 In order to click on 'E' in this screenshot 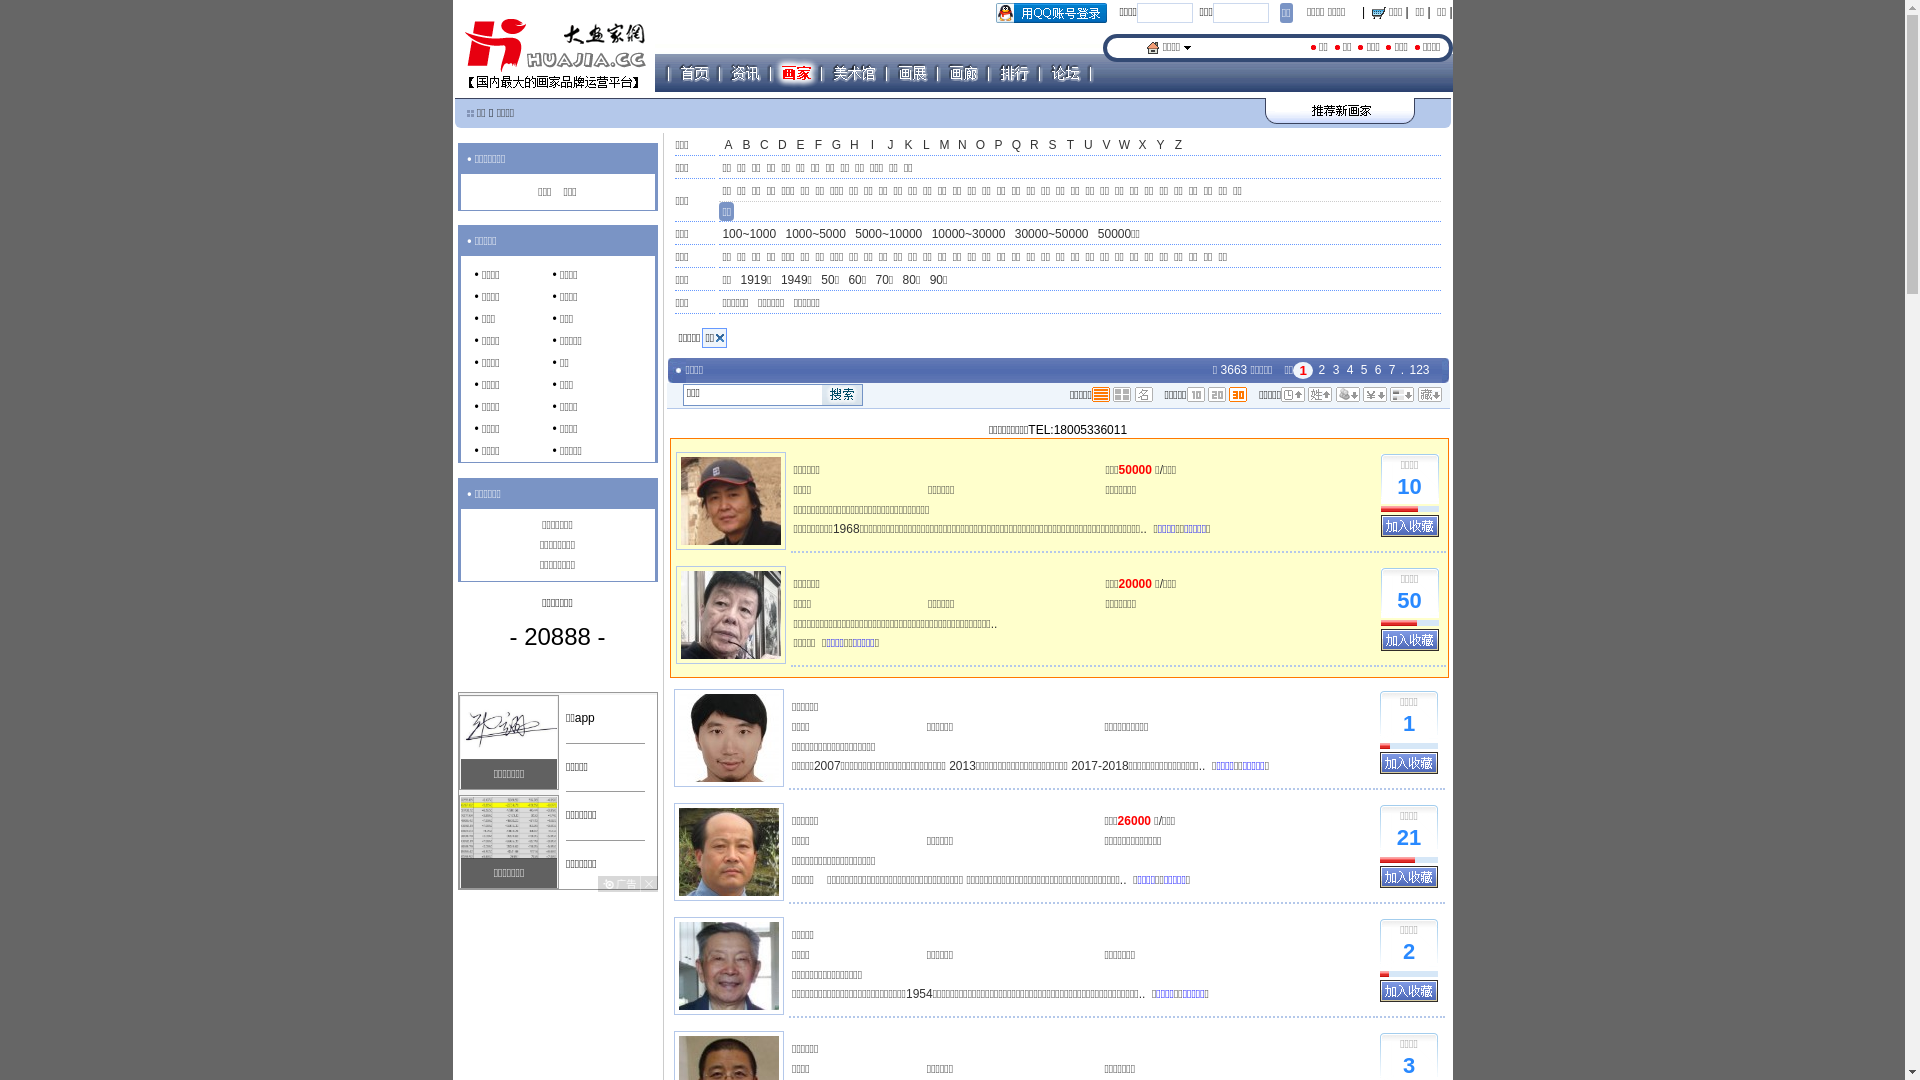, I will do `click(800, 145)`.